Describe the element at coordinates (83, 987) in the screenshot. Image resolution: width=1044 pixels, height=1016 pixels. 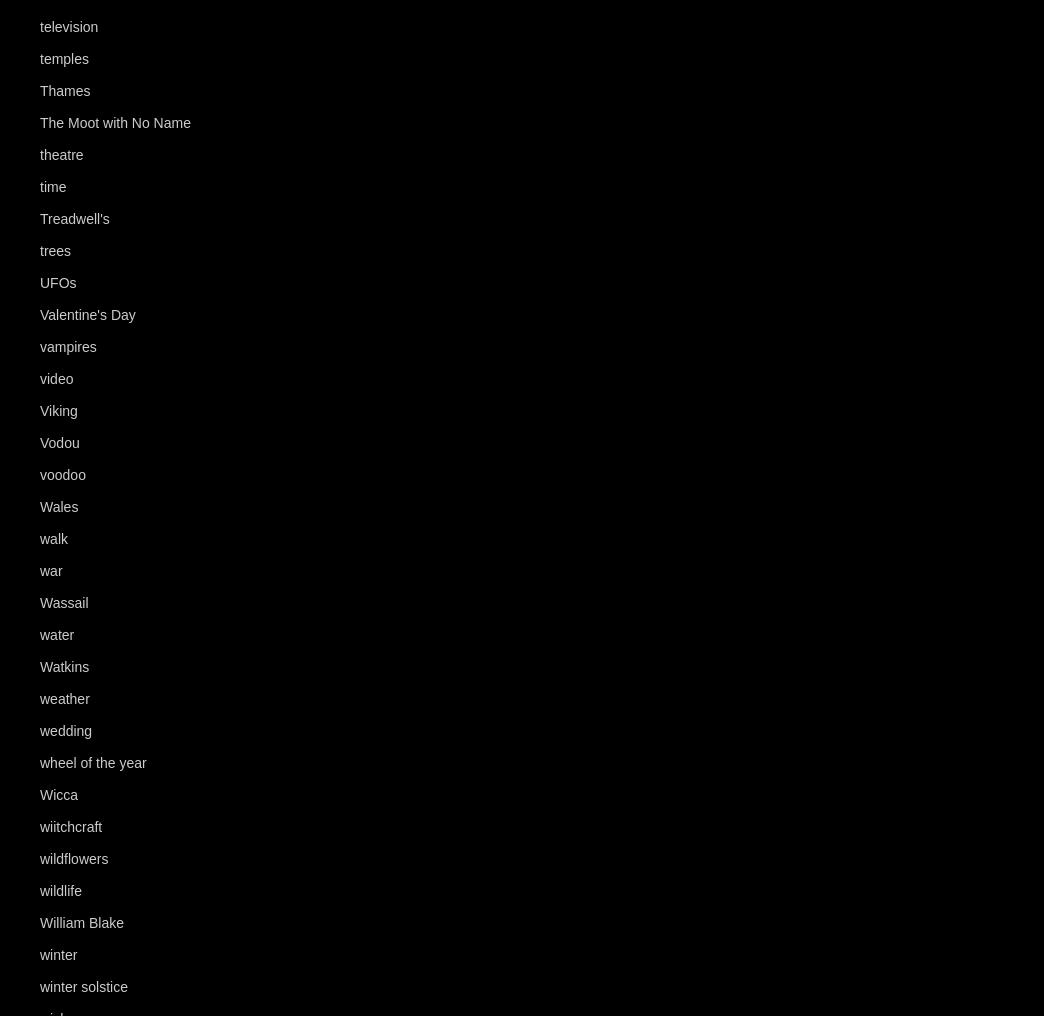
I see `'winter solstice'` at that location.